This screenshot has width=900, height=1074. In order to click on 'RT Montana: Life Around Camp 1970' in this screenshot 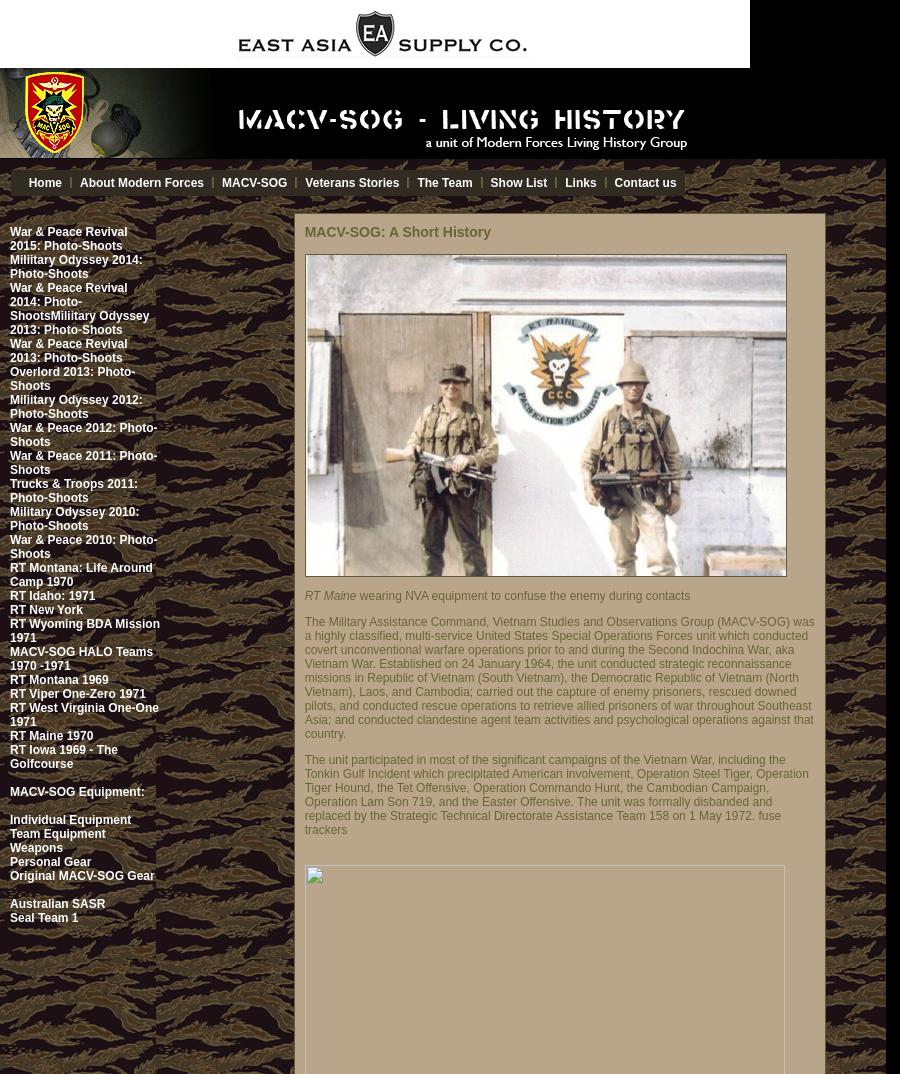, I will do `click(80, 574)`.